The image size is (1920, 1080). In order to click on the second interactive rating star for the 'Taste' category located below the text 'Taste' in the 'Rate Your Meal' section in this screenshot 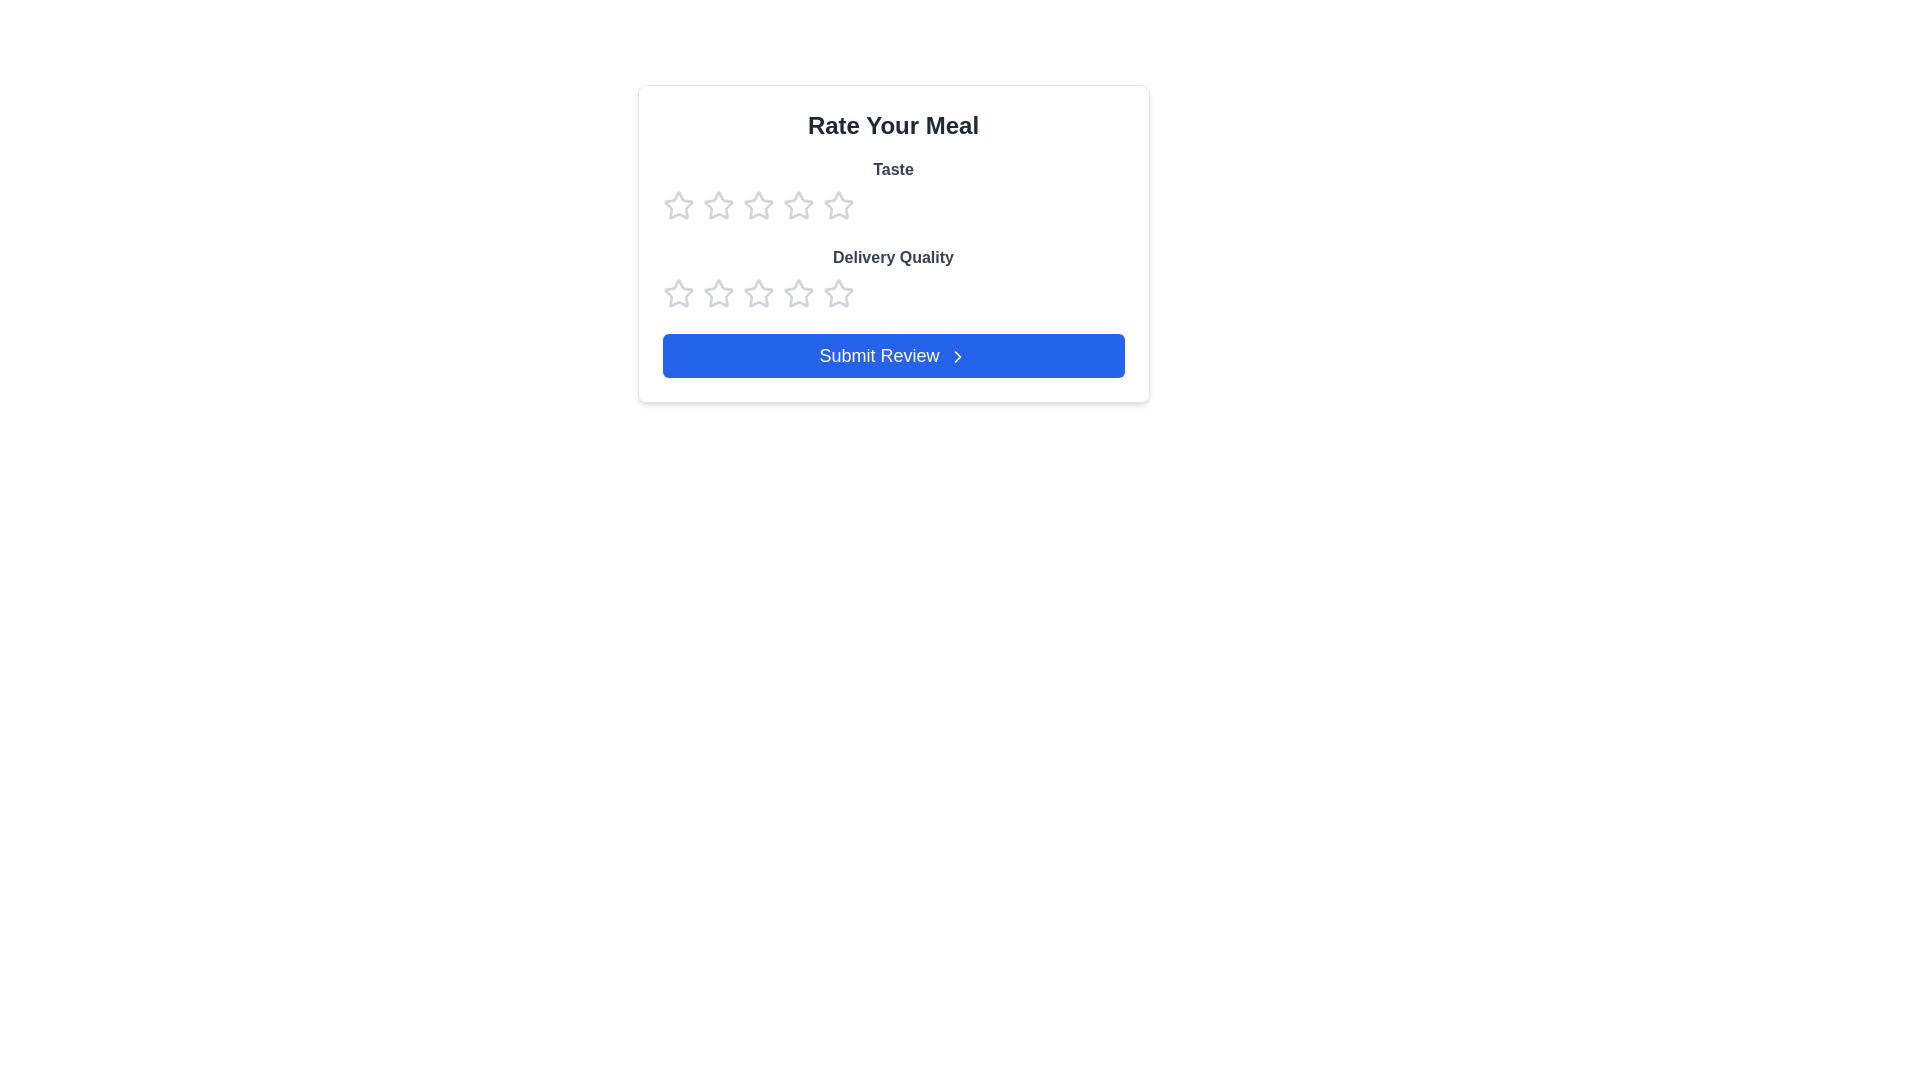, I will do `click(757, 205)`.